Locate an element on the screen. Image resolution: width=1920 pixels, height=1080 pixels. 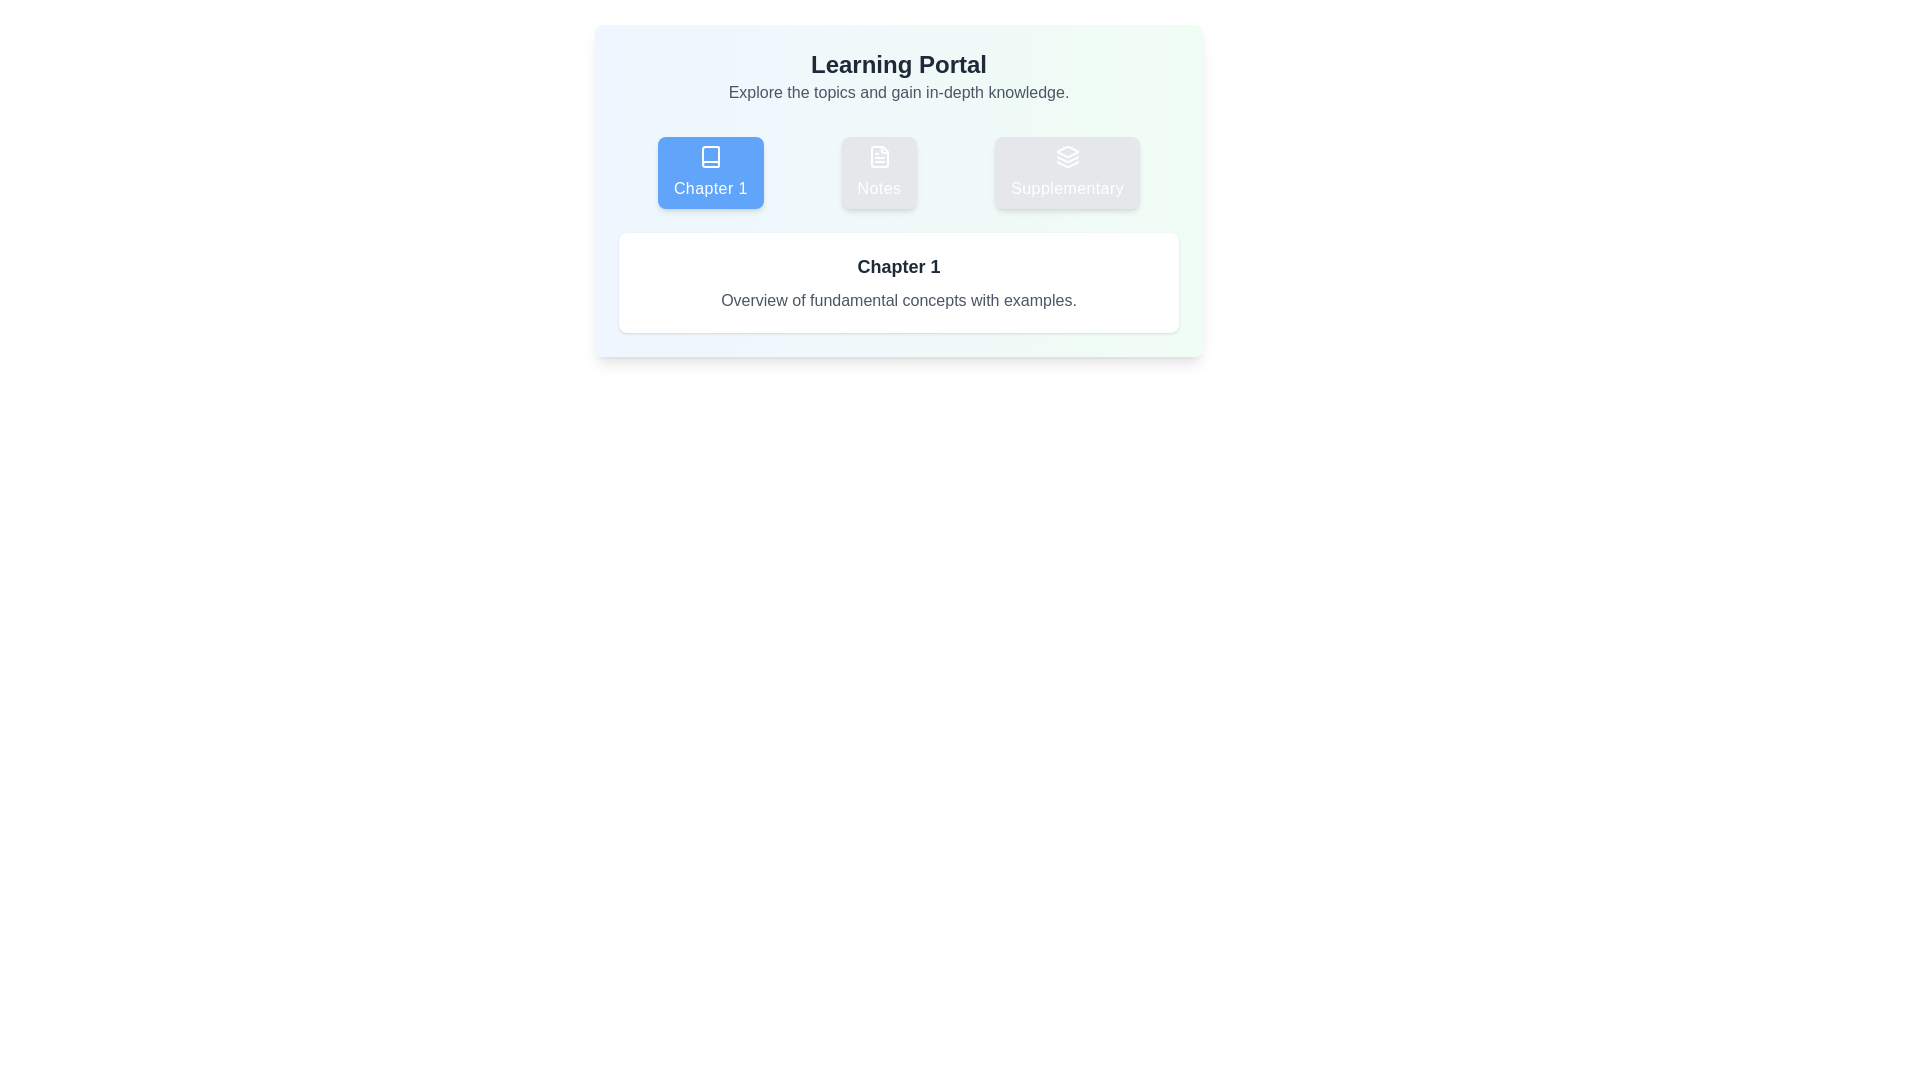
the third button in a horizontal row, which accesses supplementary materials or resources is located at coordinates (1066, 172).